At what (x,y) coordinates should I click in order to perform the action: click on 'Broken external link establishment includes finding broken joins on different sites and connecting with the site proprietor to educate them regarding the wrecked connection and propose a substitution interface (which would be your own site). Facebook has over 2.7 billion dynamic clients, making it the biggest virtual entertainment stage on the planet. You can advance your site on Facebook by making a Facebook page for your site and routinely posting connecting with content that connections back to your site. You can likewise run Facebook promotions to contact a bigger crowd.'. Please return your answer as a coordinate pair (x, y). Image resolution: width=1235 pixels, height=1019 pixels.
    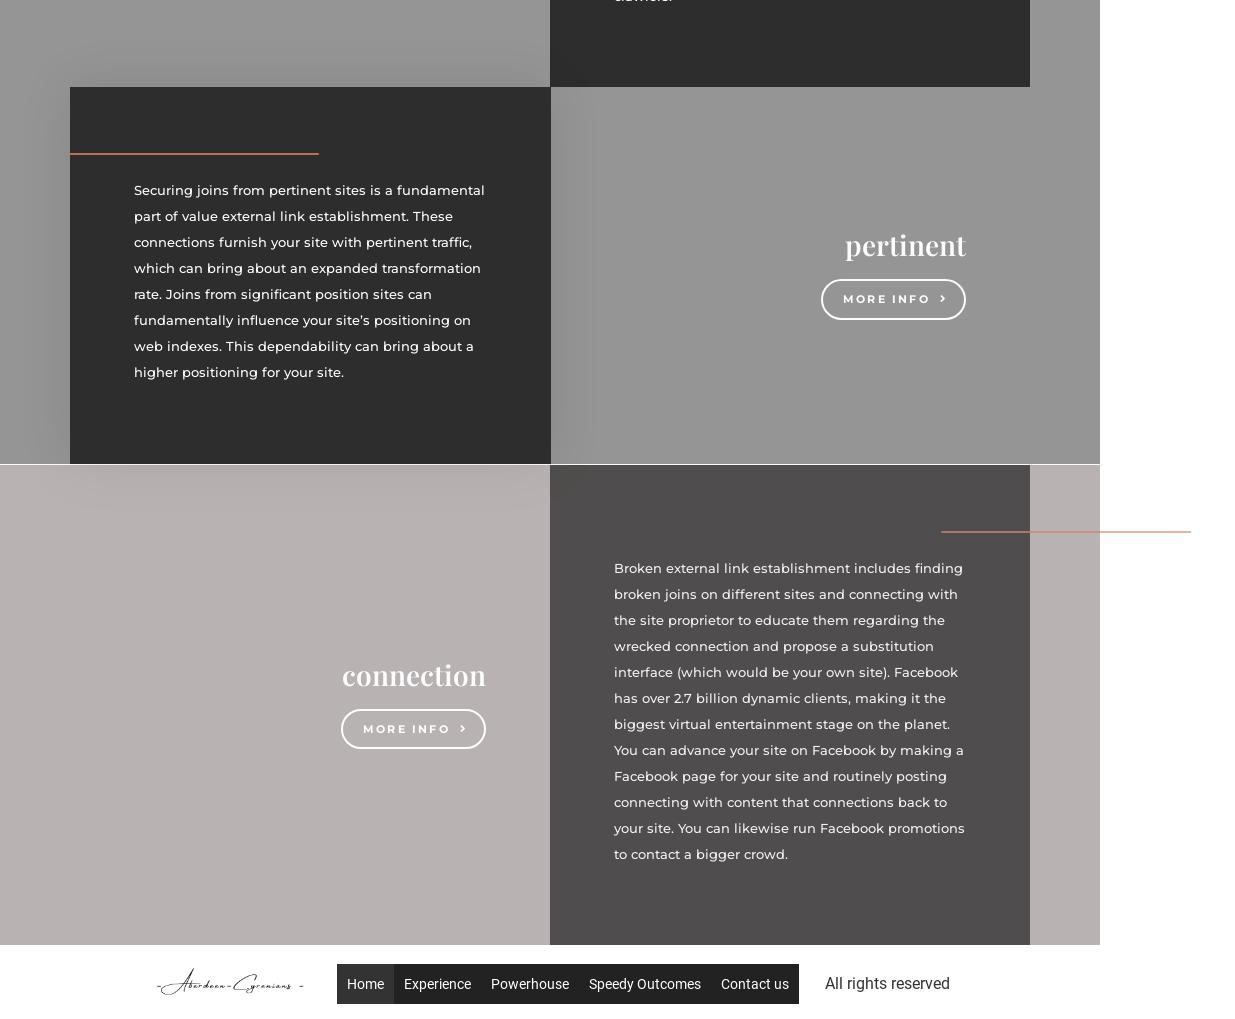
    Looking at the image, I should click on (789, 710).